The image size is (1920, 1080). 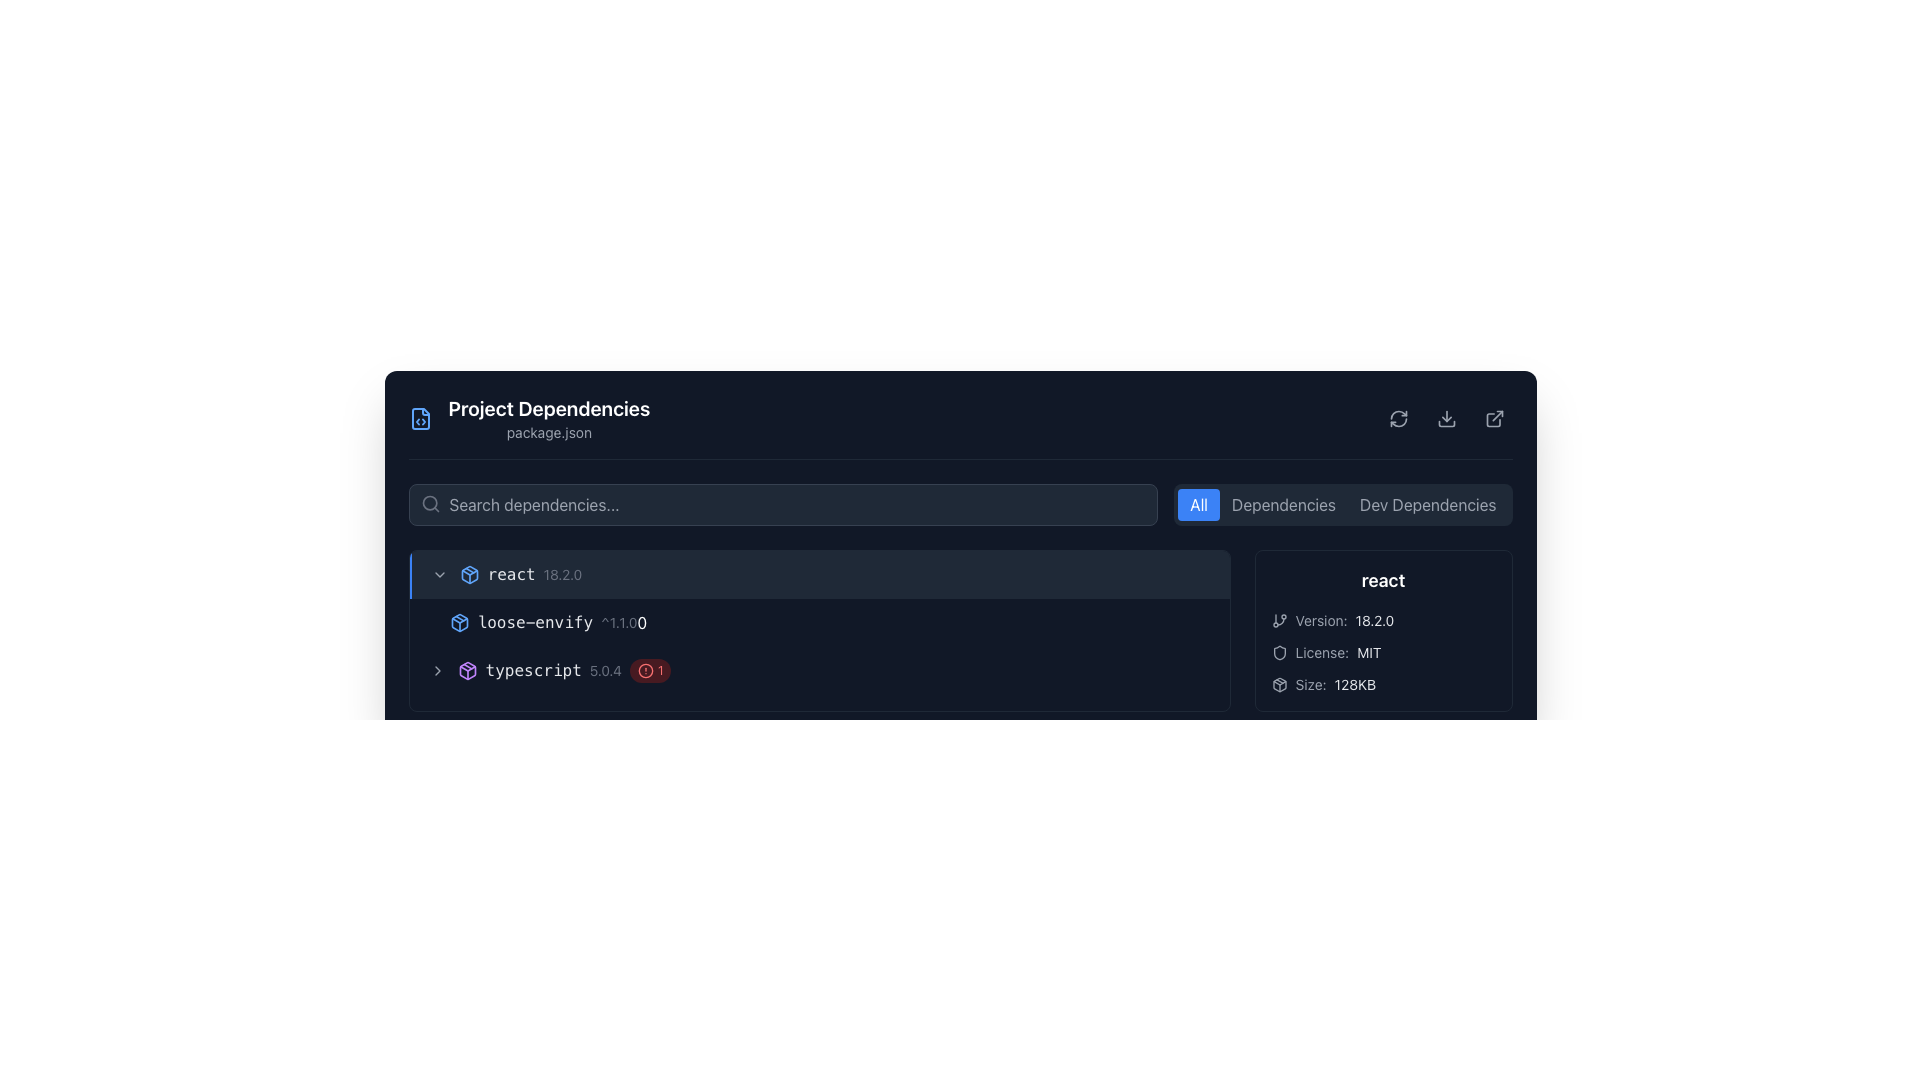 What do you see at coordinates (819, 671) in the screenshot?
I see `on the third row list item in the dependencies section, which has a dark background, highlighted borders, an icon on the left, monospaced font text, a version number in smaller text, and a red badge with a numerical value` at bounding box center [819, 671].